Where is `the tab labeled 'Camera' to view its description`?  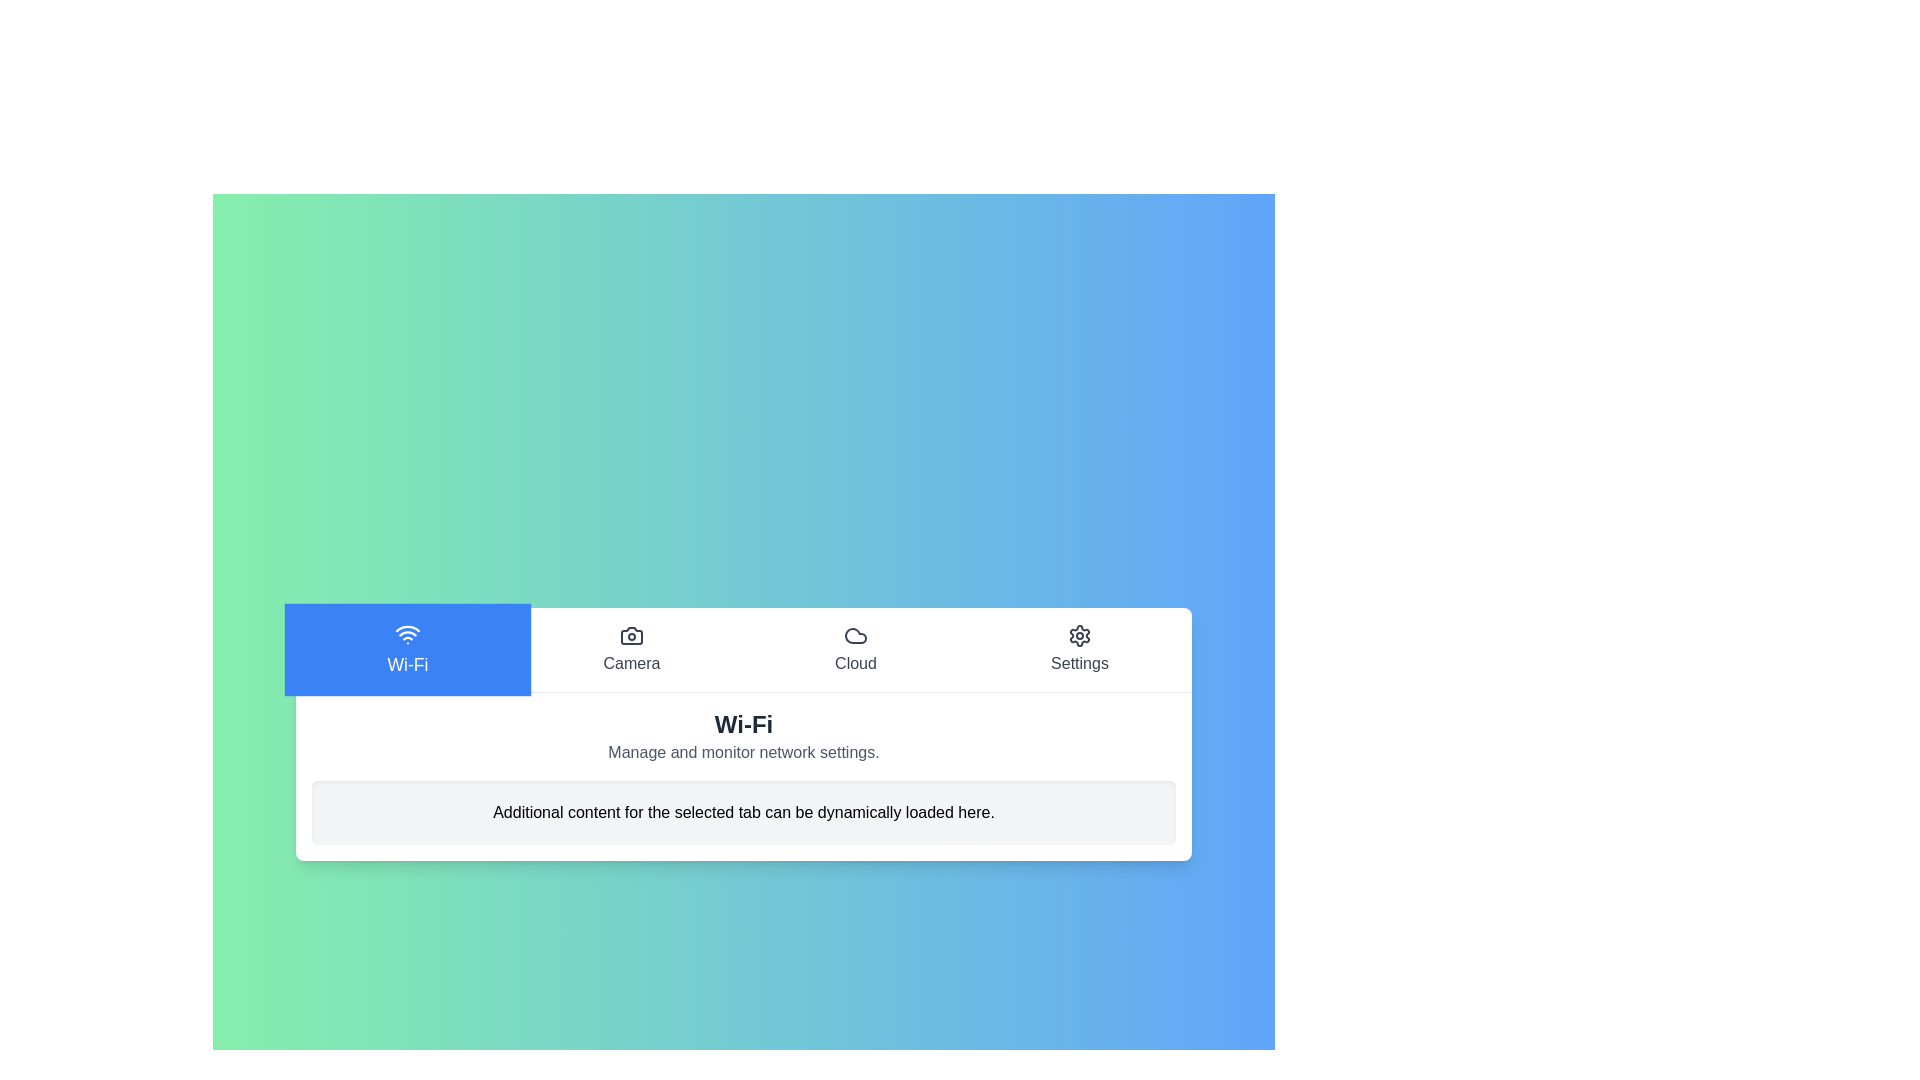 the tab labeled 'Camera' to view its description is located at coordinates (631, 649).